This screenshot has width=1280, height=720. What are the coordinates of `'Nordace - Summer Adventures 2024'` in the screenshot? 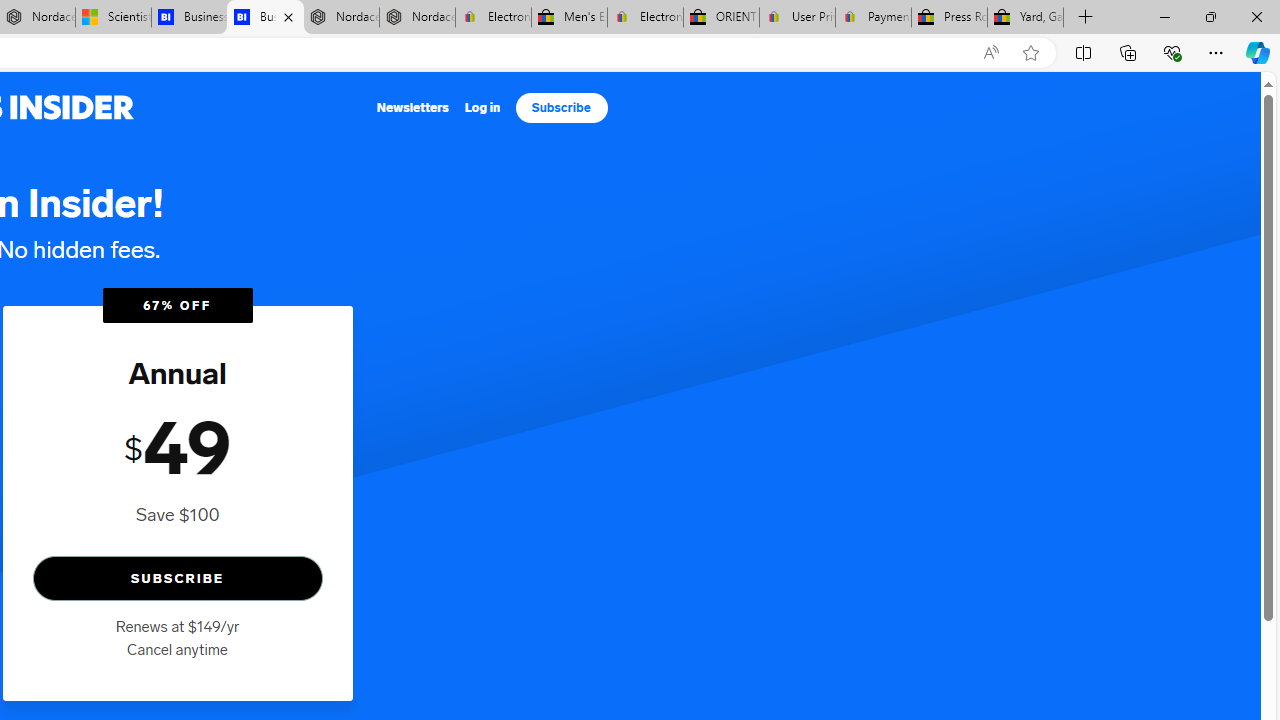 It's located at (341, 17).